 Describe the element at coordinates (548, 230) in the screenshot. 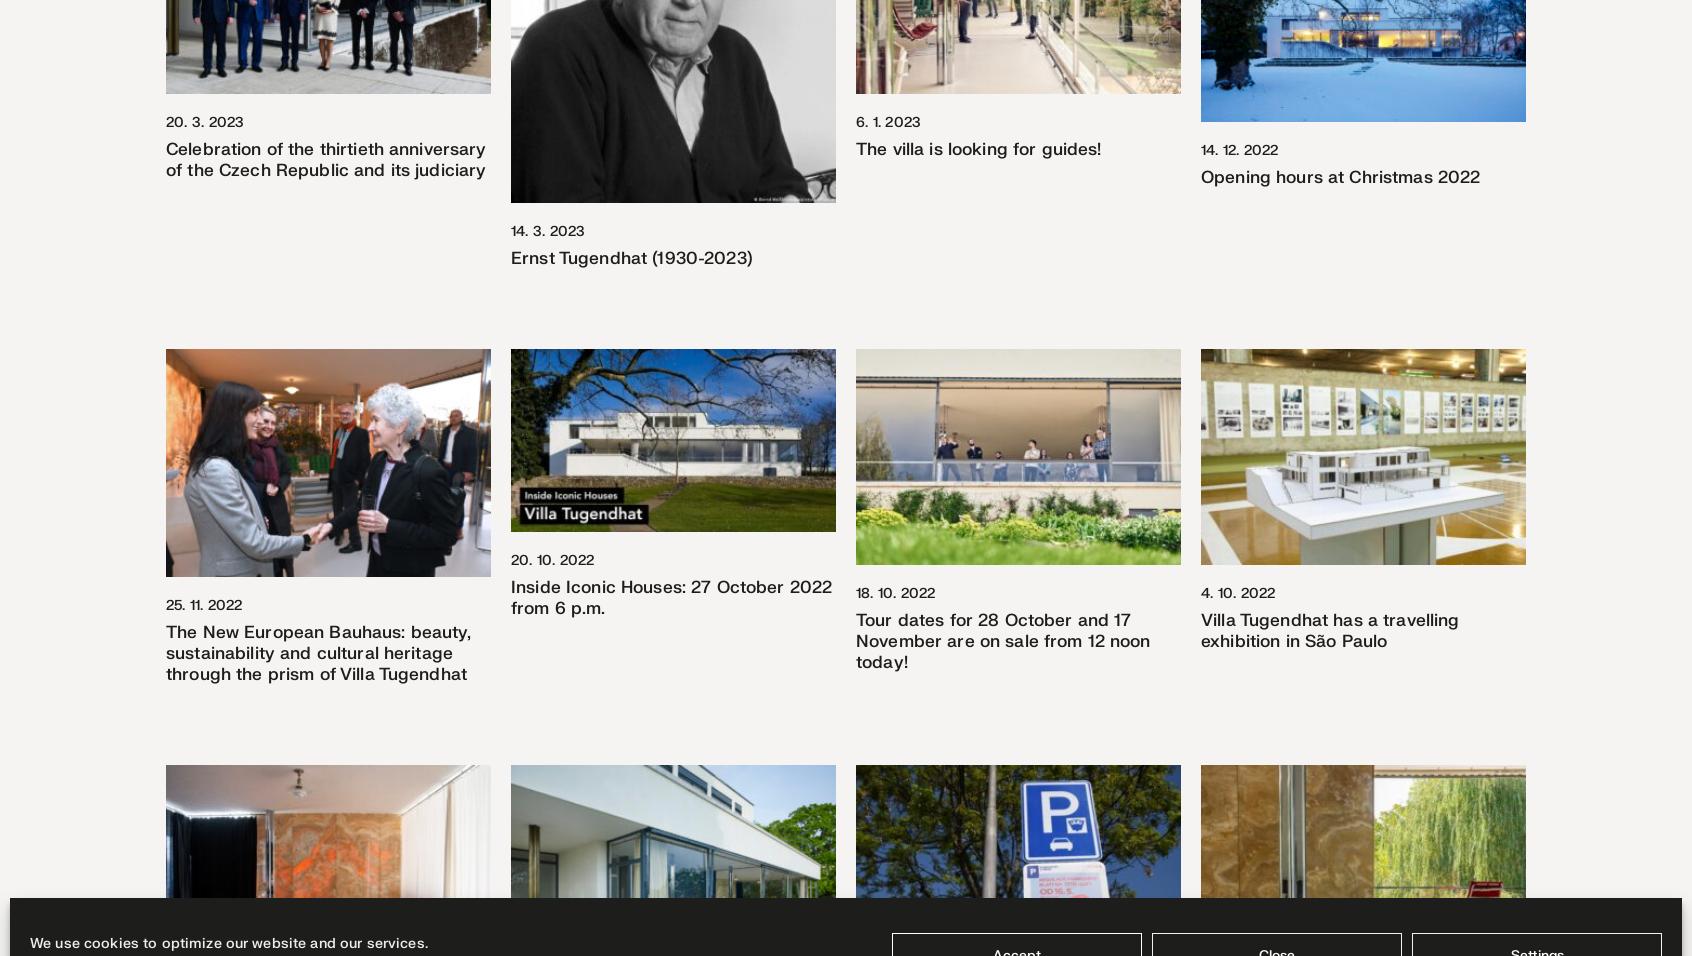

I see `'14. 3. 2023'` at that location.